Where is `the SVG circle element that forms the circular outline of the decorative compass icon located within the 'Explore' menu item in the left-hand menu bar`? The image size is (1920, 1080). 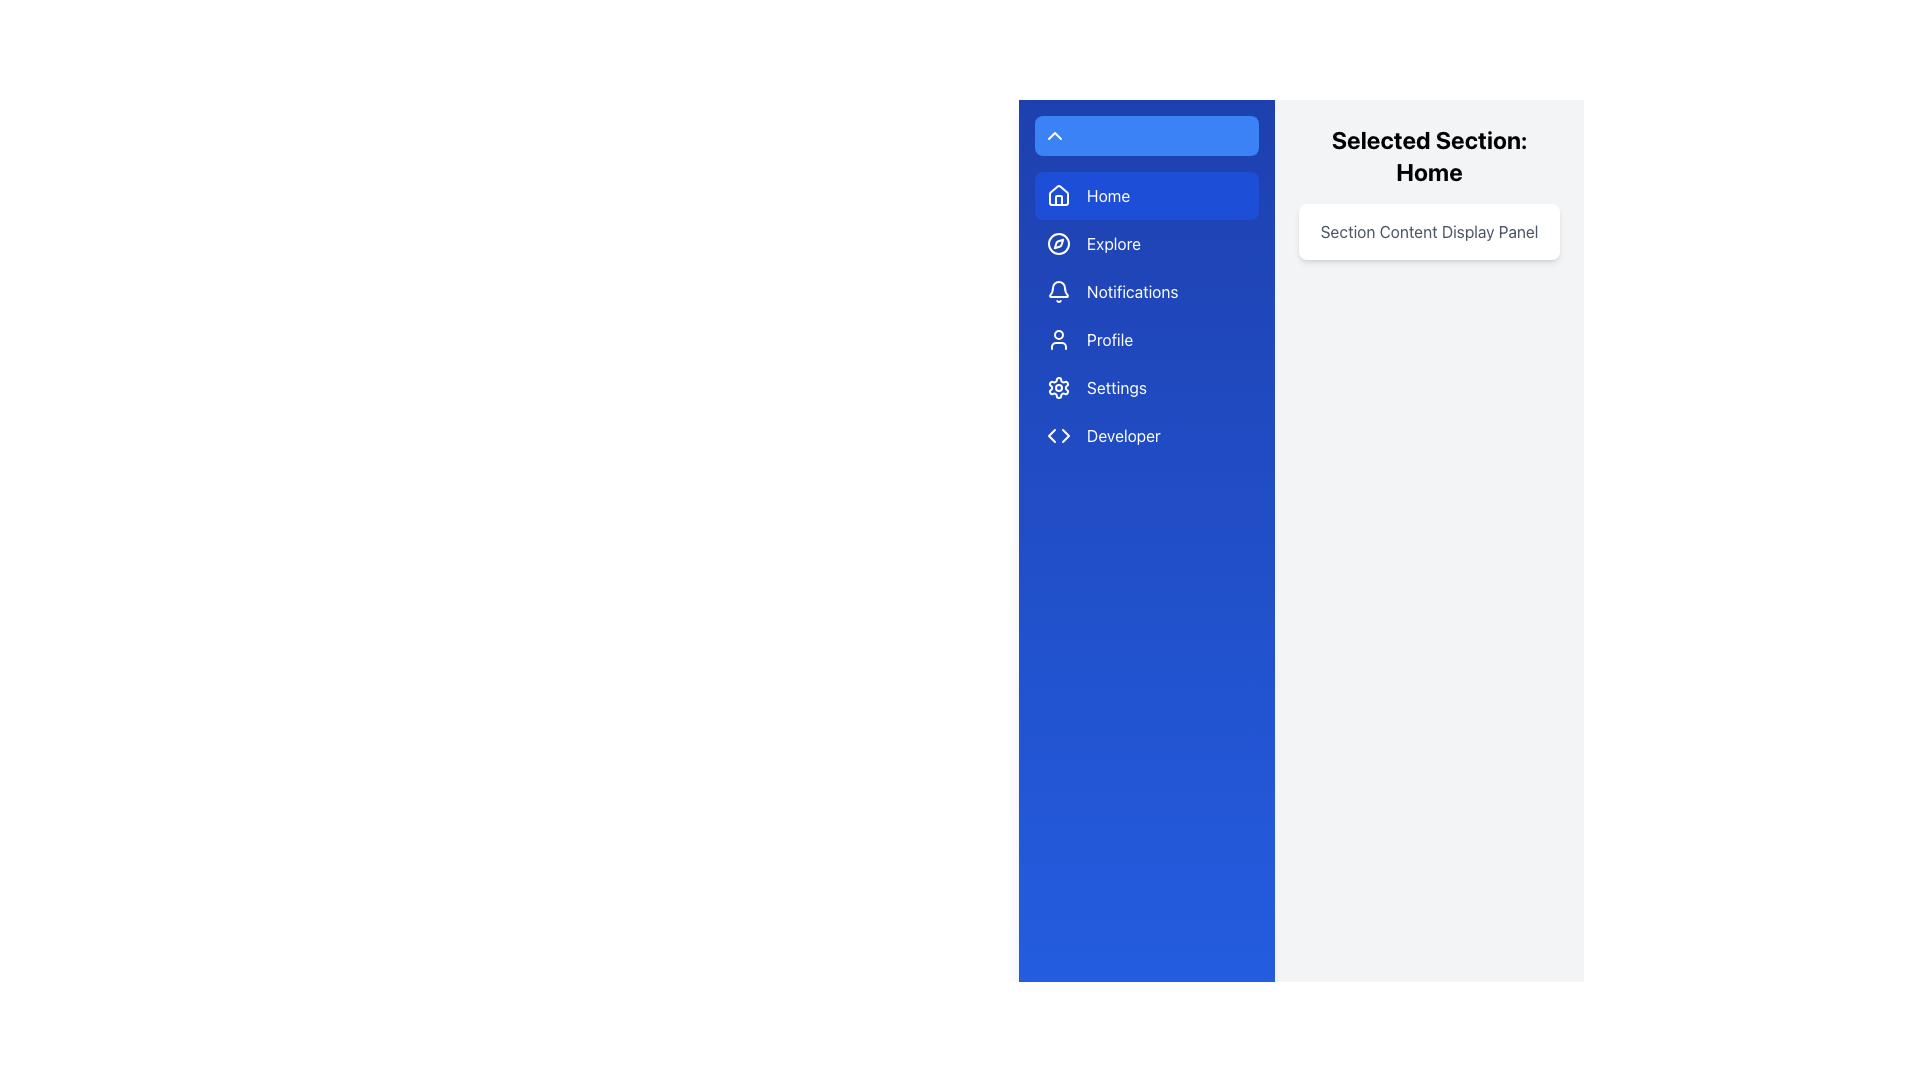 the SVG circle element that forms the circular outline of the decorative compass icon located within the 'Explore' menu item in the left-hand menu bar is located at coordinates (1058, 242).